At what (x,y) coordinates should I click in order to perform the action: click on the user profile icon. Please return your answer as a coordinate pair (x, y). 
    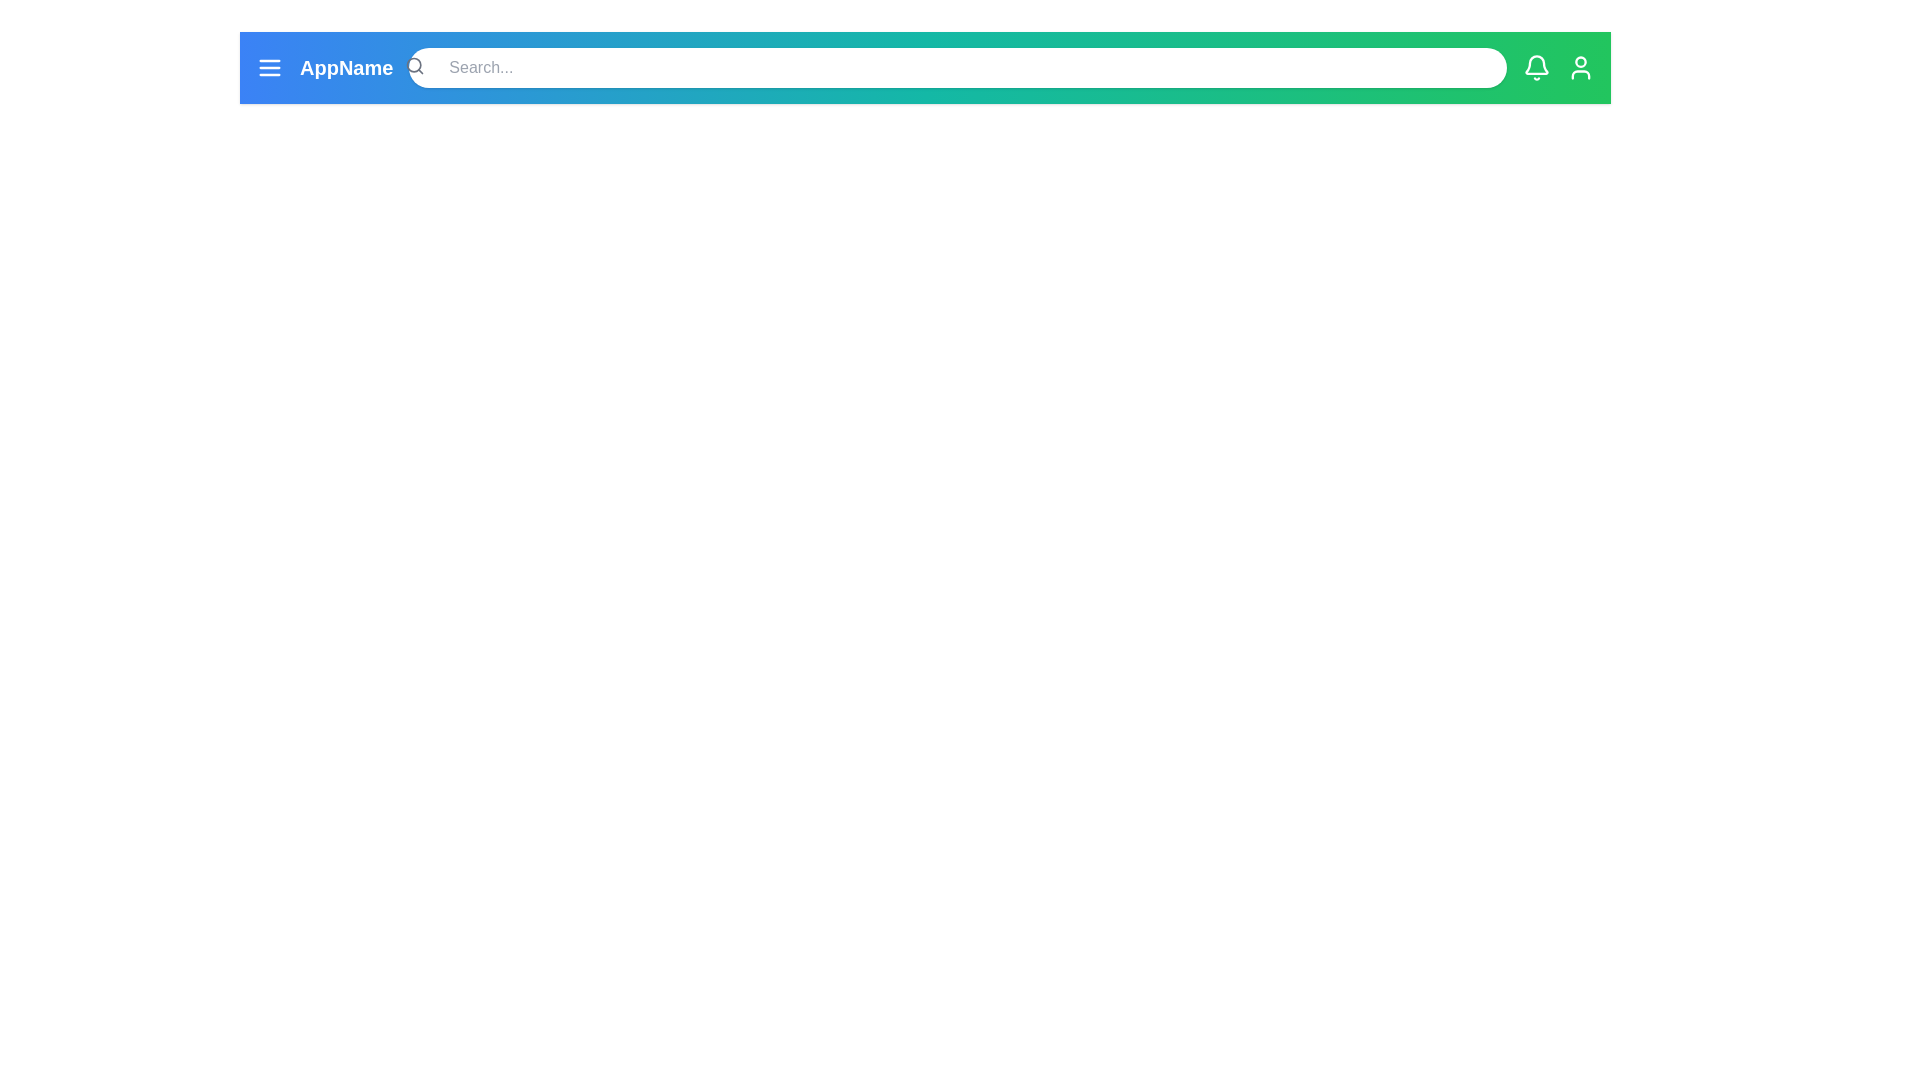
    Looking at the image, I should click on (1579, 67).